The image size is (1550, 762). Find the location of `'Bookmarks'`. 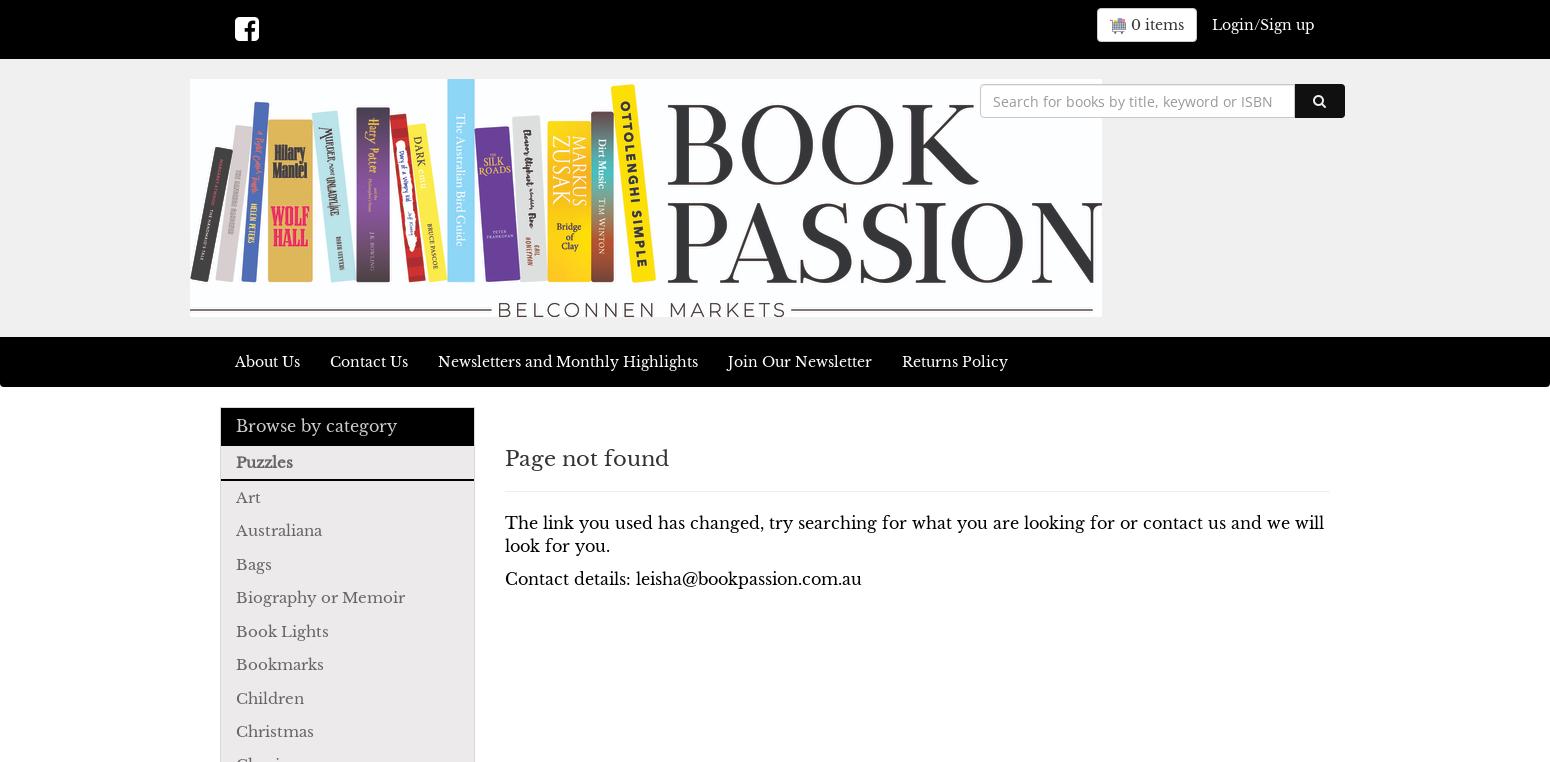

'Bookmarks' is located at coordinates (279, 663).